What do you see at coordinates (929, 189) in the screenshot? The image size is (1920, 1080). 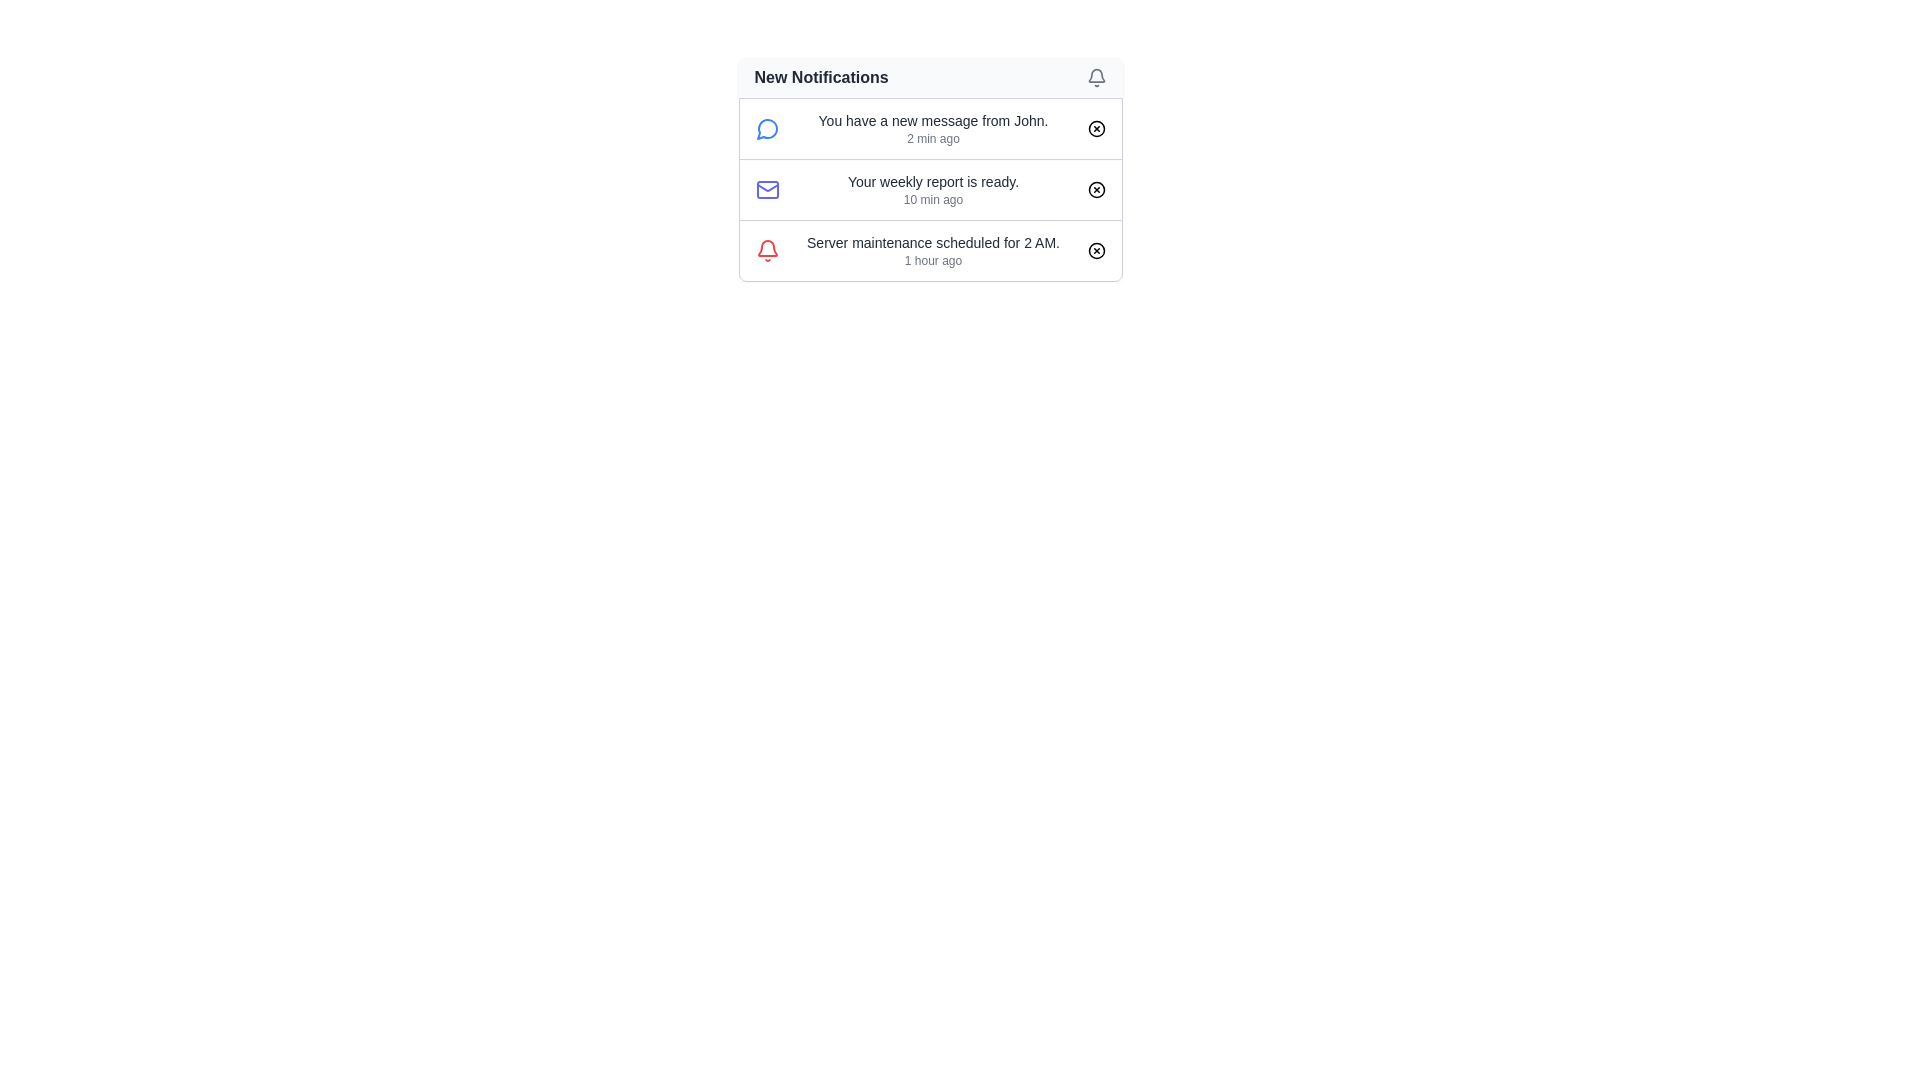 I see `the second notification item that indicates the weekly report is ready, positioned centrally below the first notification about a new message from John` at bounding box center [929, 189].